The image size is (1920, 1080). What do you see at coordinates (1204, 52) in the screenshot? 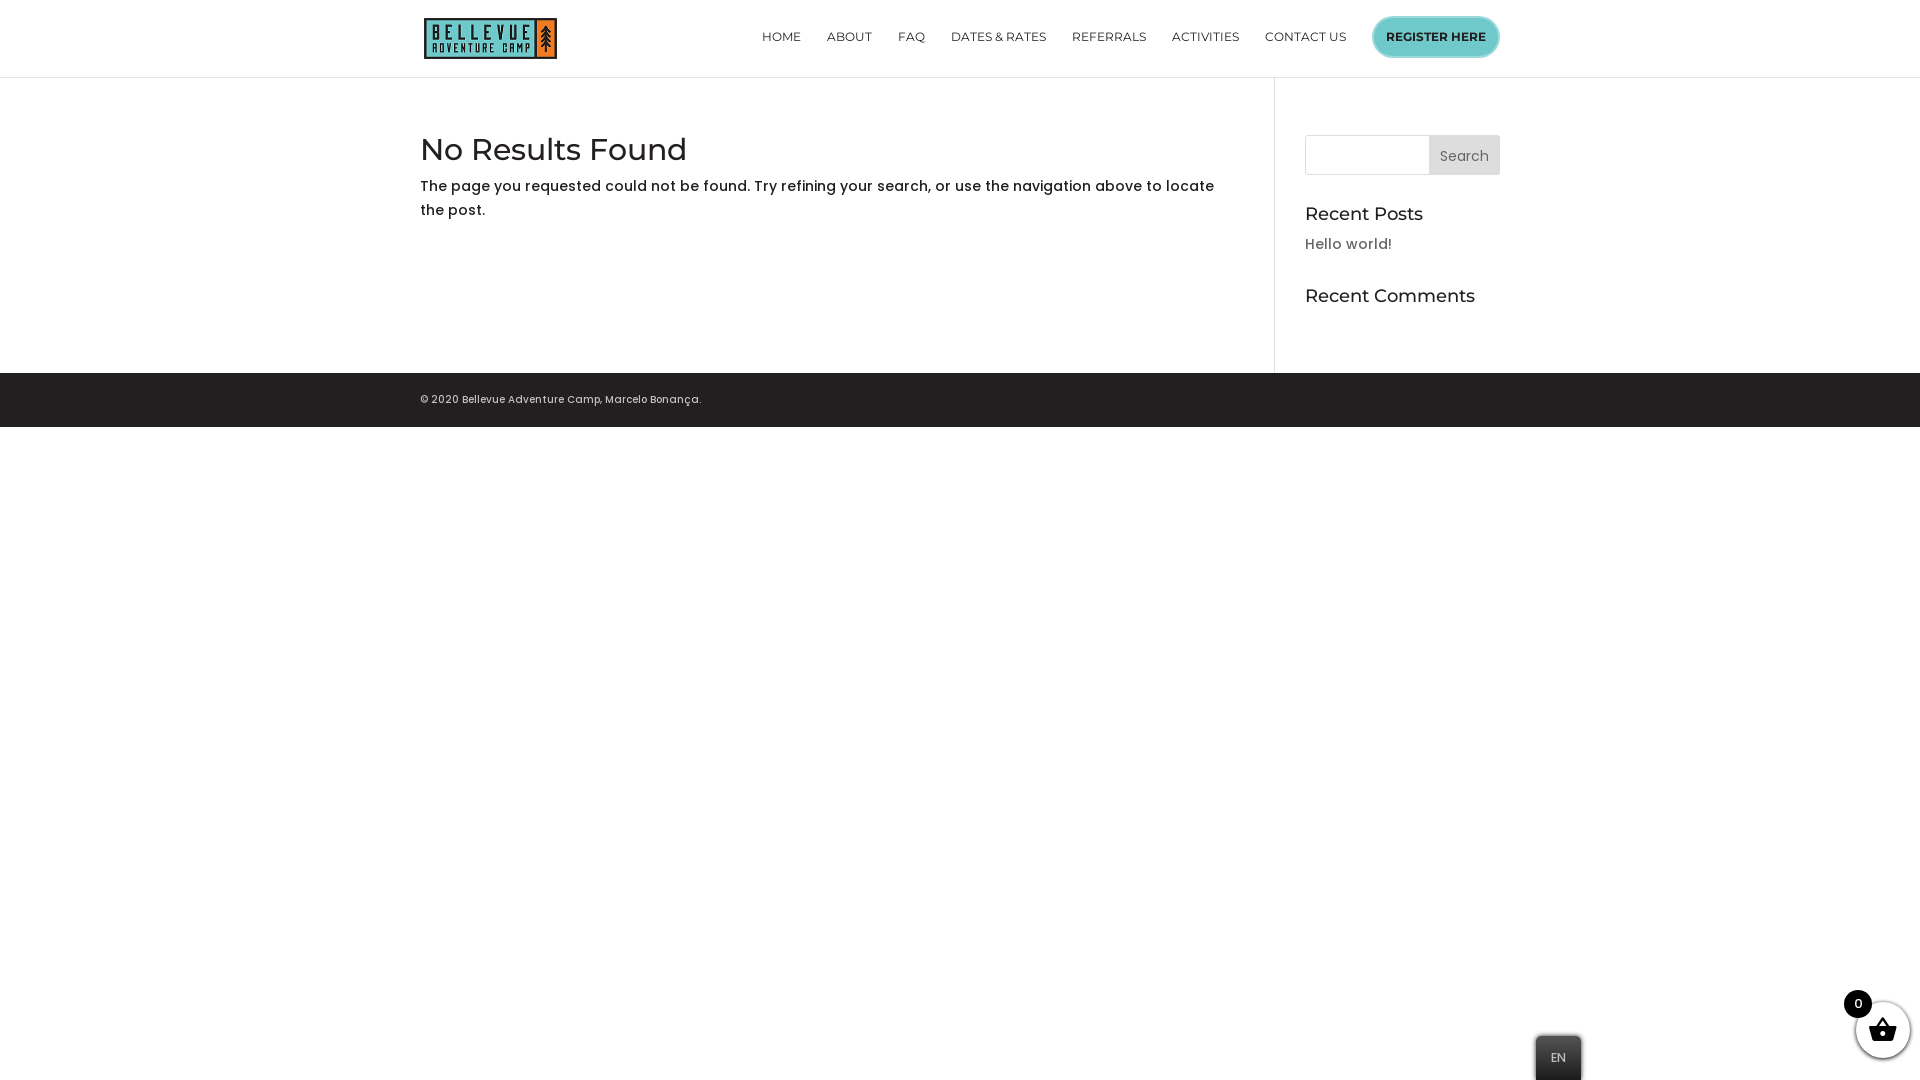
I see `'ACTIVITIES'` at bounding box center [1204, 52].